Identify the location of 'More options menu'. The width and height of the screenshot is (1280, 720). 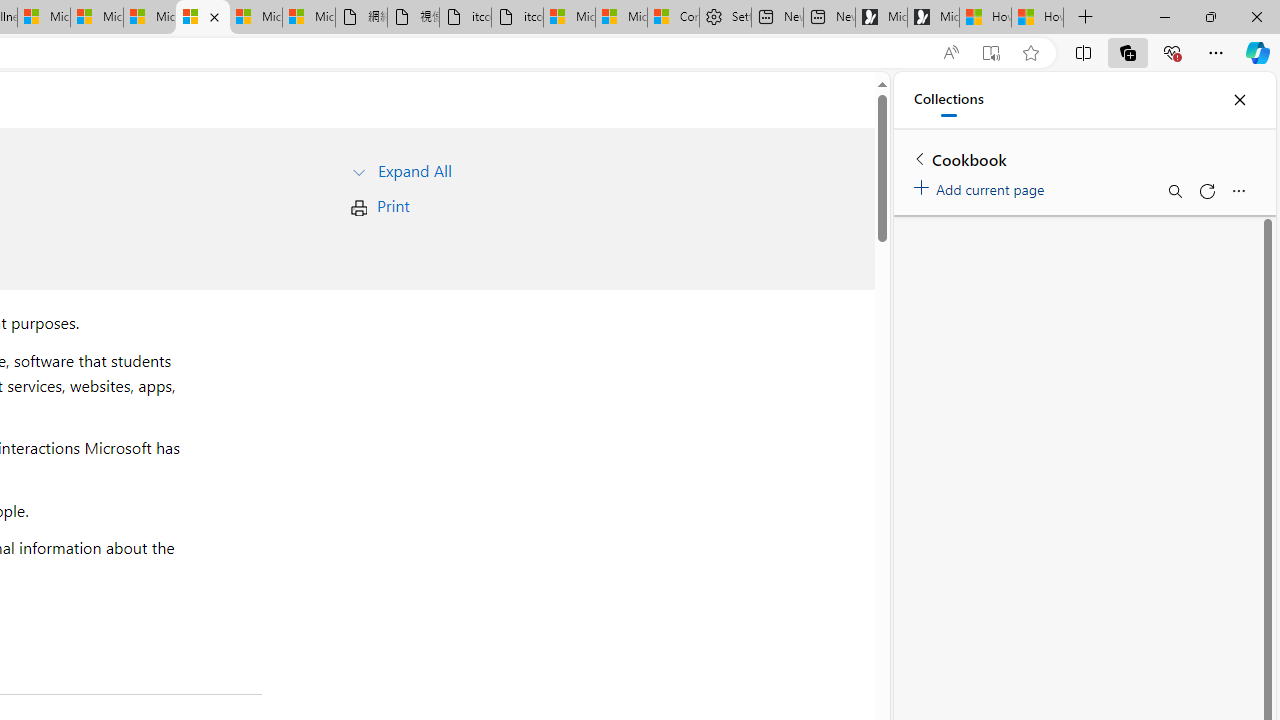
(1237, 191).